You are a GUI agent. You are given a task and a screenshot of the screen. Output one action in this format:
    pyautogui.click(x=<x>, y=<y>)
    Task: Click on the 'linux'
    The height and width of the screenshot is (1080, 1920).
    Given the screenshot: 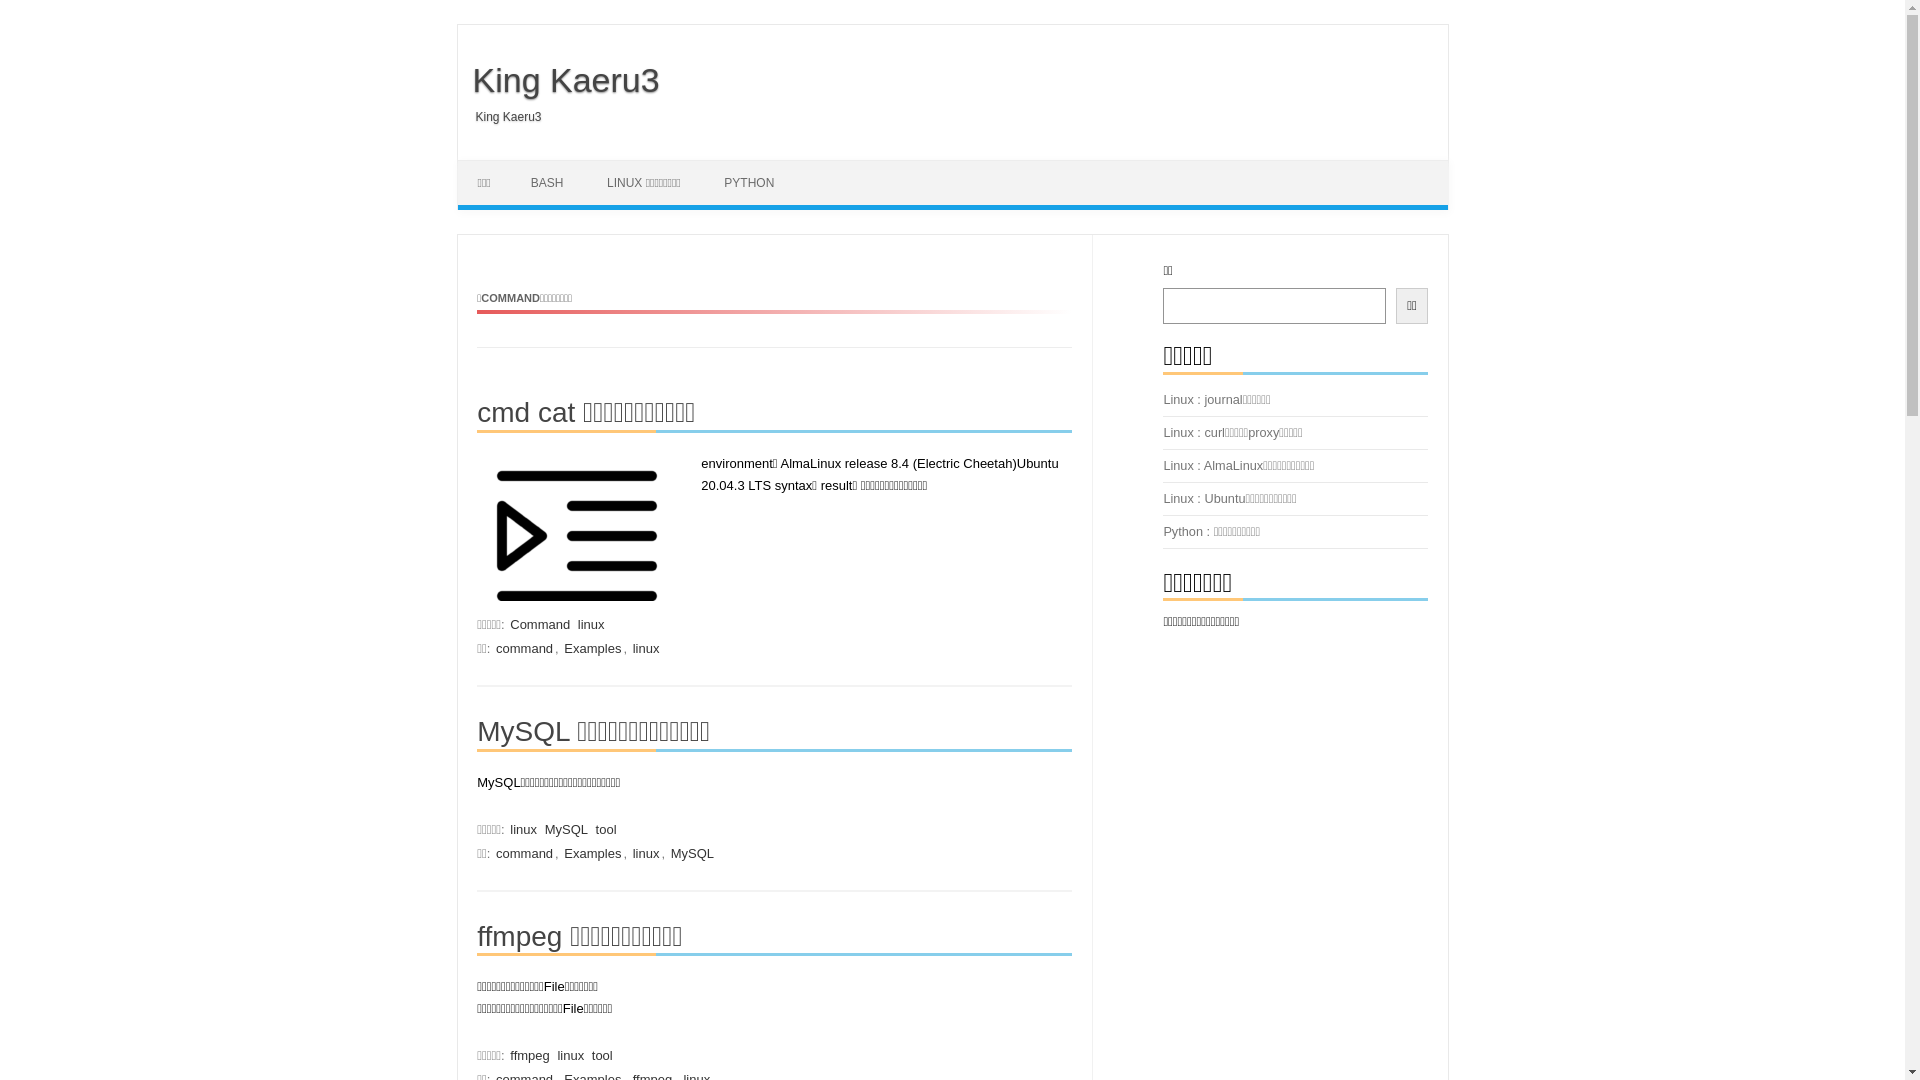 What is the action you would take?
    pyautogui.click(x=590, y=623)
    